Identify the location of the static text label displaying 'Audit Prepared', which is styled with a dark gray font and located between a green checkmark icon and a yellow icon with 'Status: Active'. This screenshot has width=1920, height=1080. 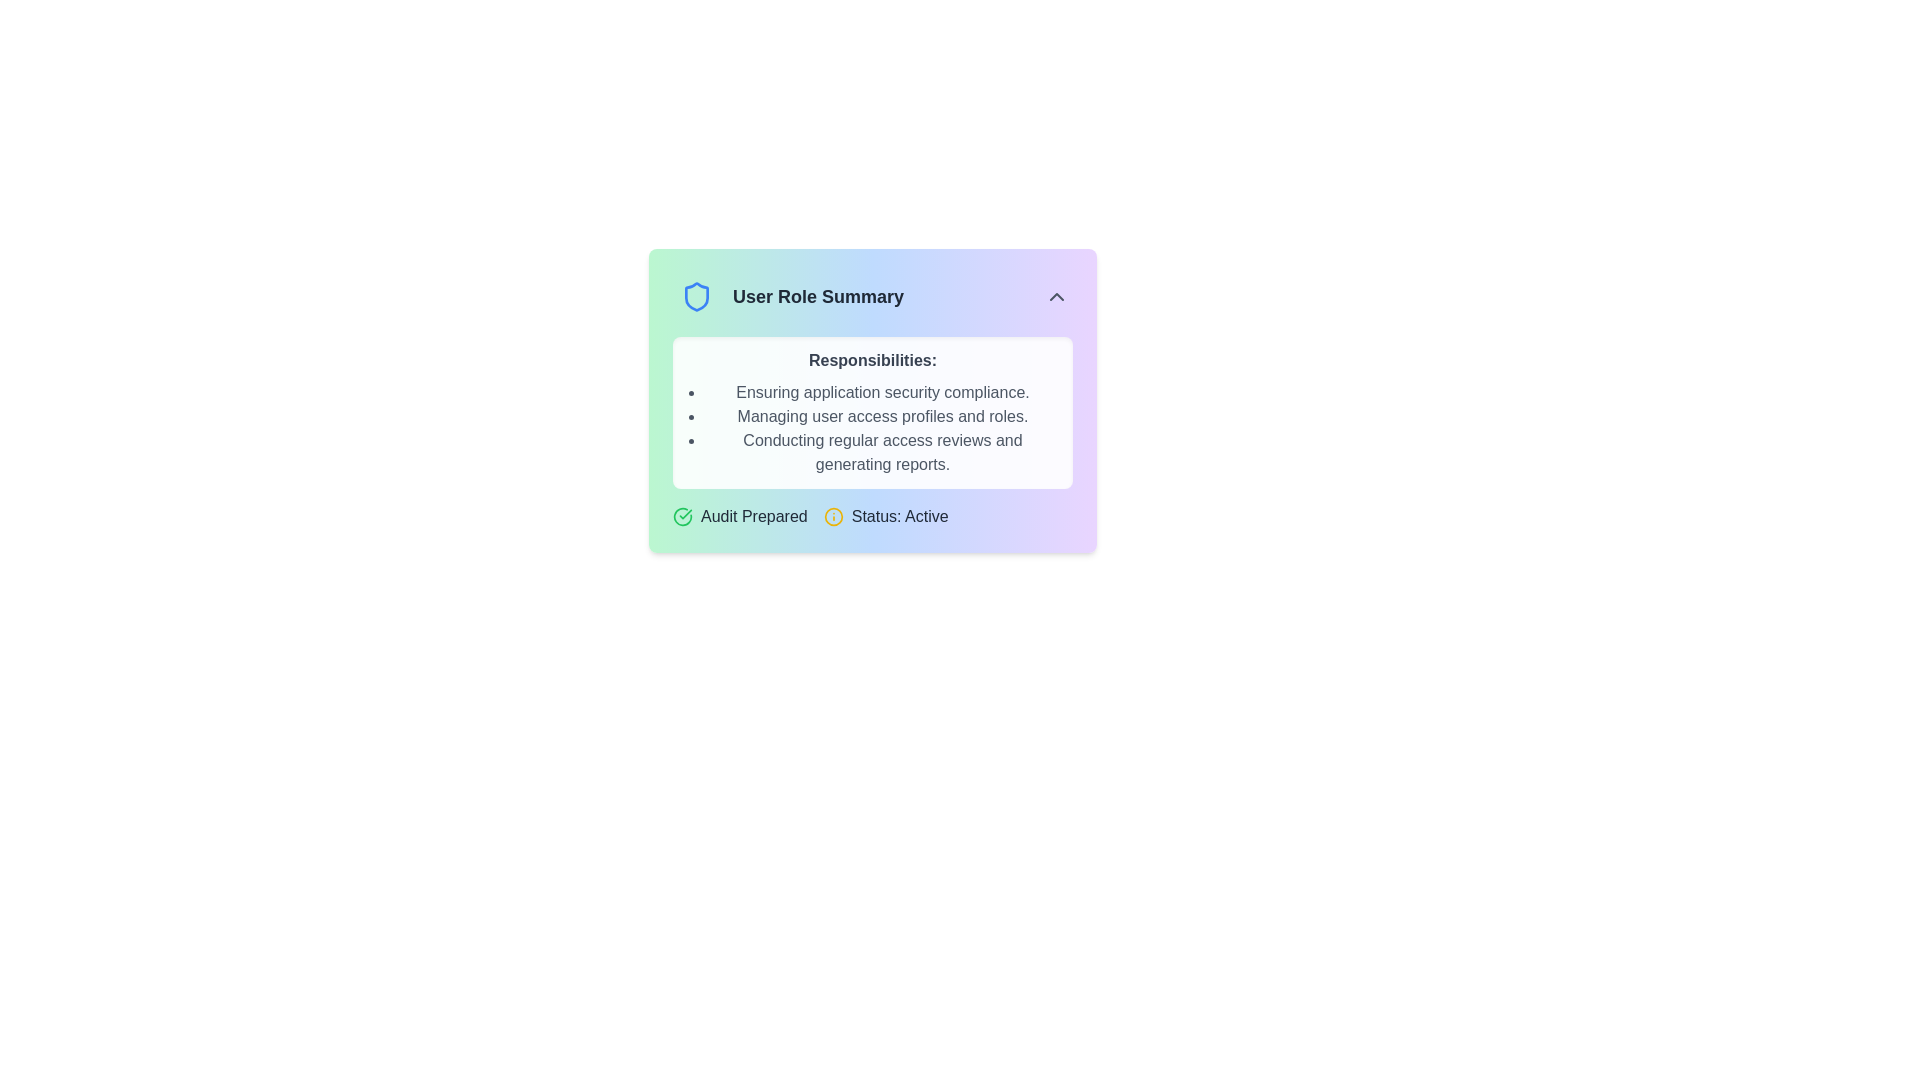
(753, 515).